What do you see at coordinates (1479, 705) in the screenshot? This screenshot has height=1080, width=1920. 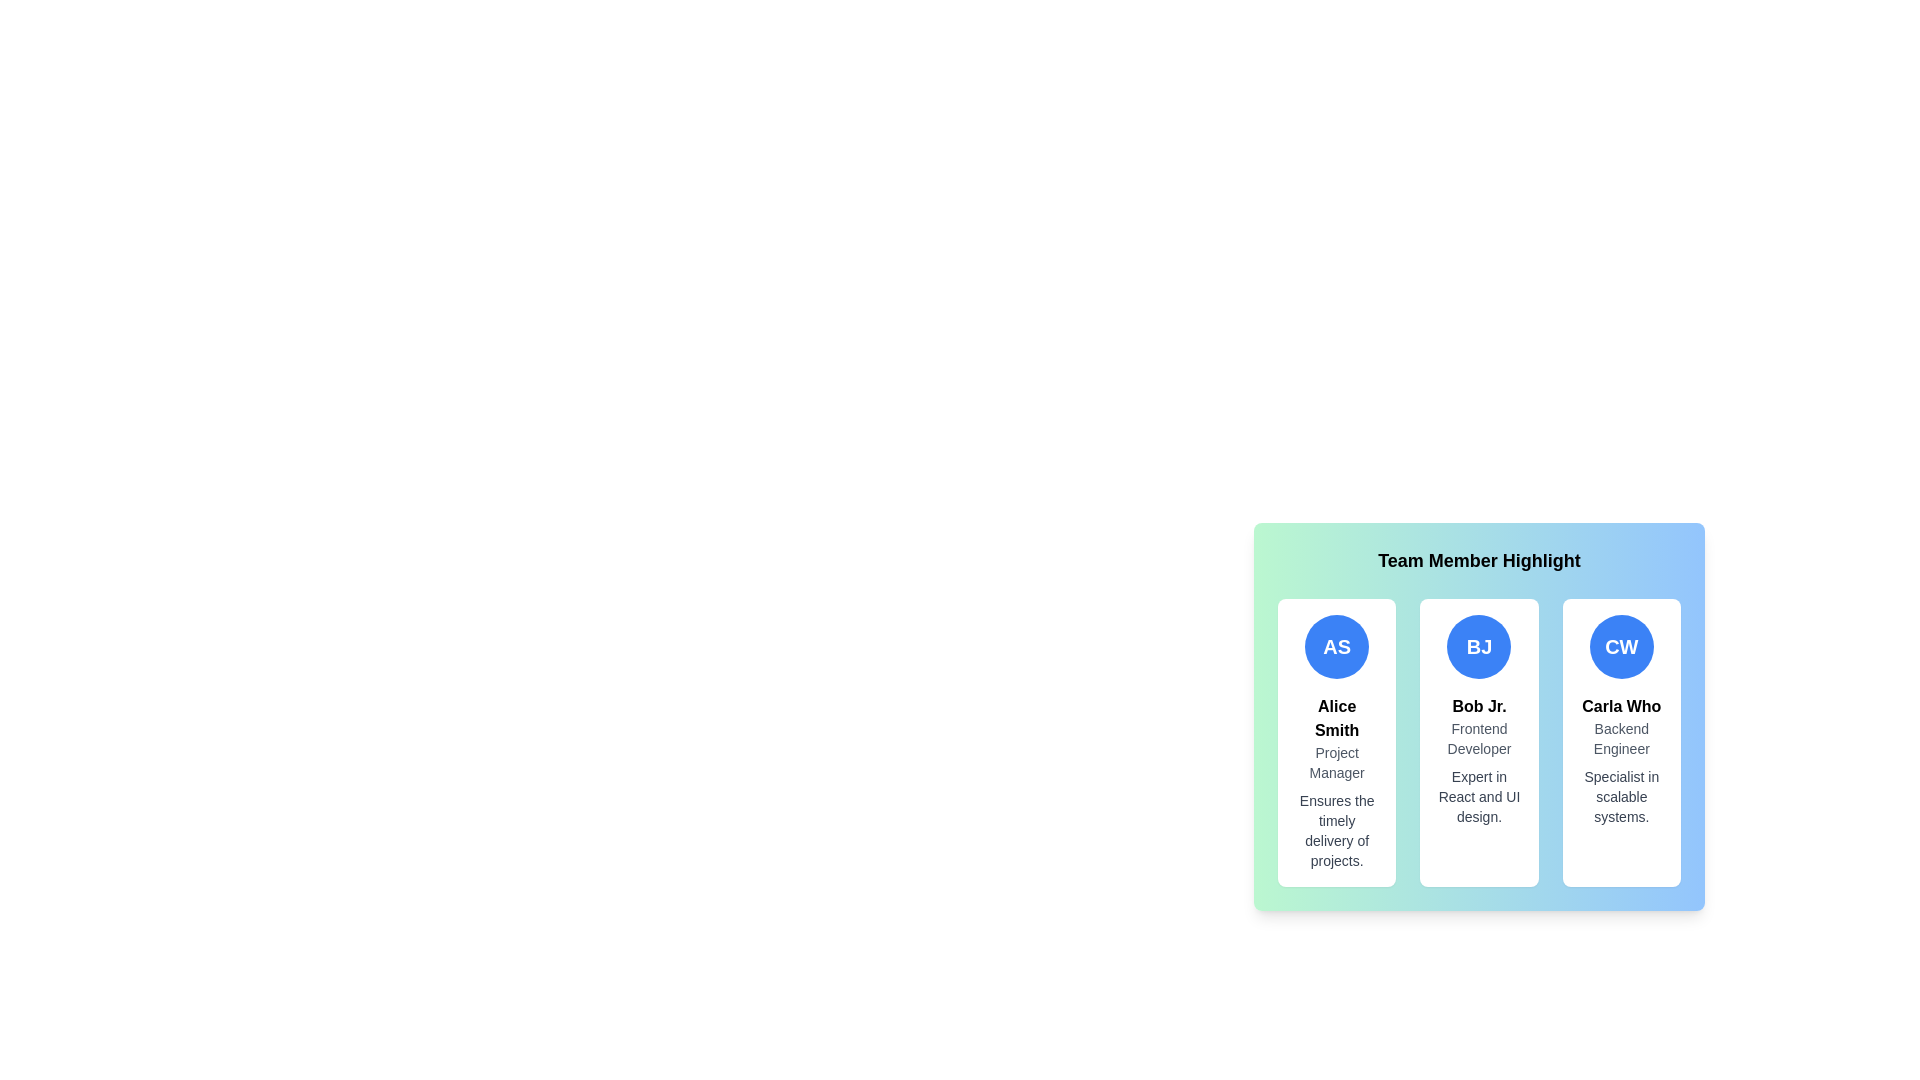 I see `the text label displaying 'Bob Jr.' that is centrally aligned and positioned below the 'BJ' icon, emphasizing its importance within the layout` at bounding box center [1479, 705].